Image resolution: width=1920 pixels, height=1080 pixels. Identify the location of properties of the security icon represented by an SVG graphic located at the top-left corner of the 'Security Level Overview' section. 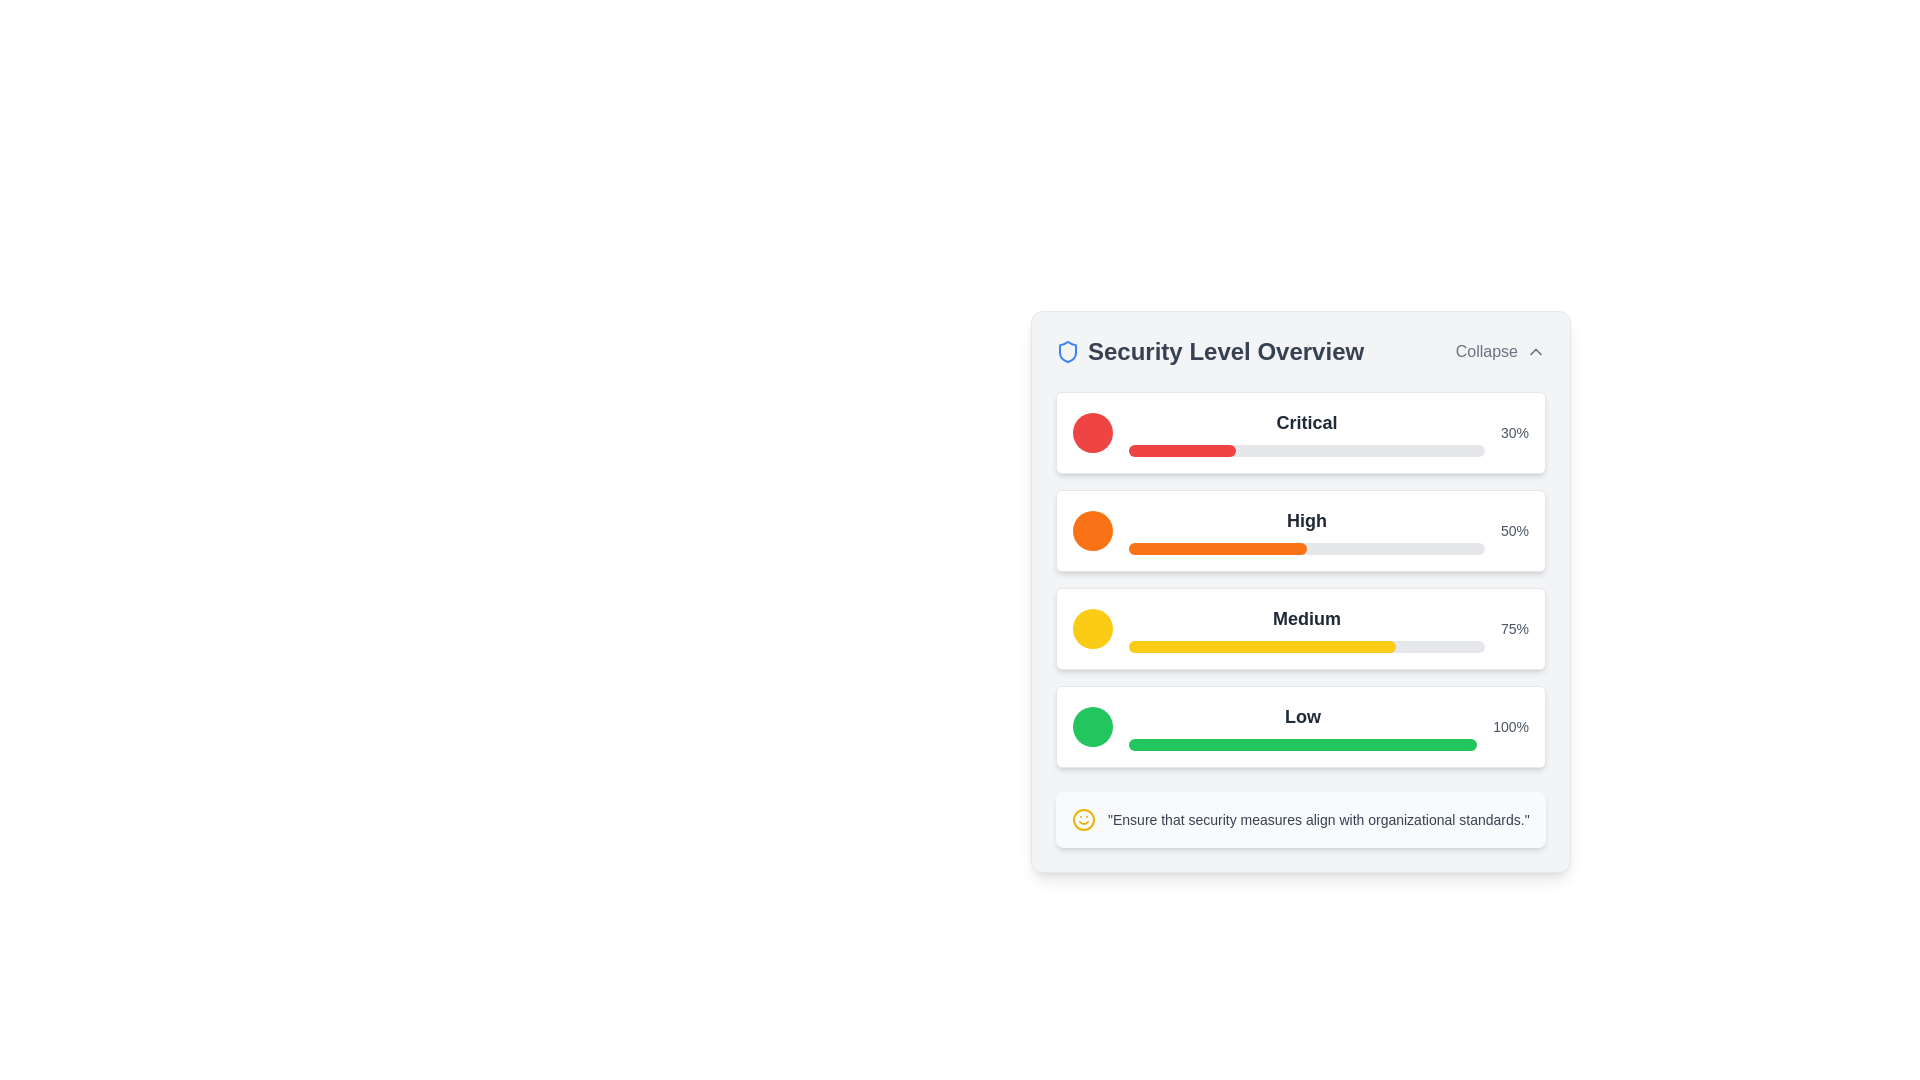
(1067, 350).